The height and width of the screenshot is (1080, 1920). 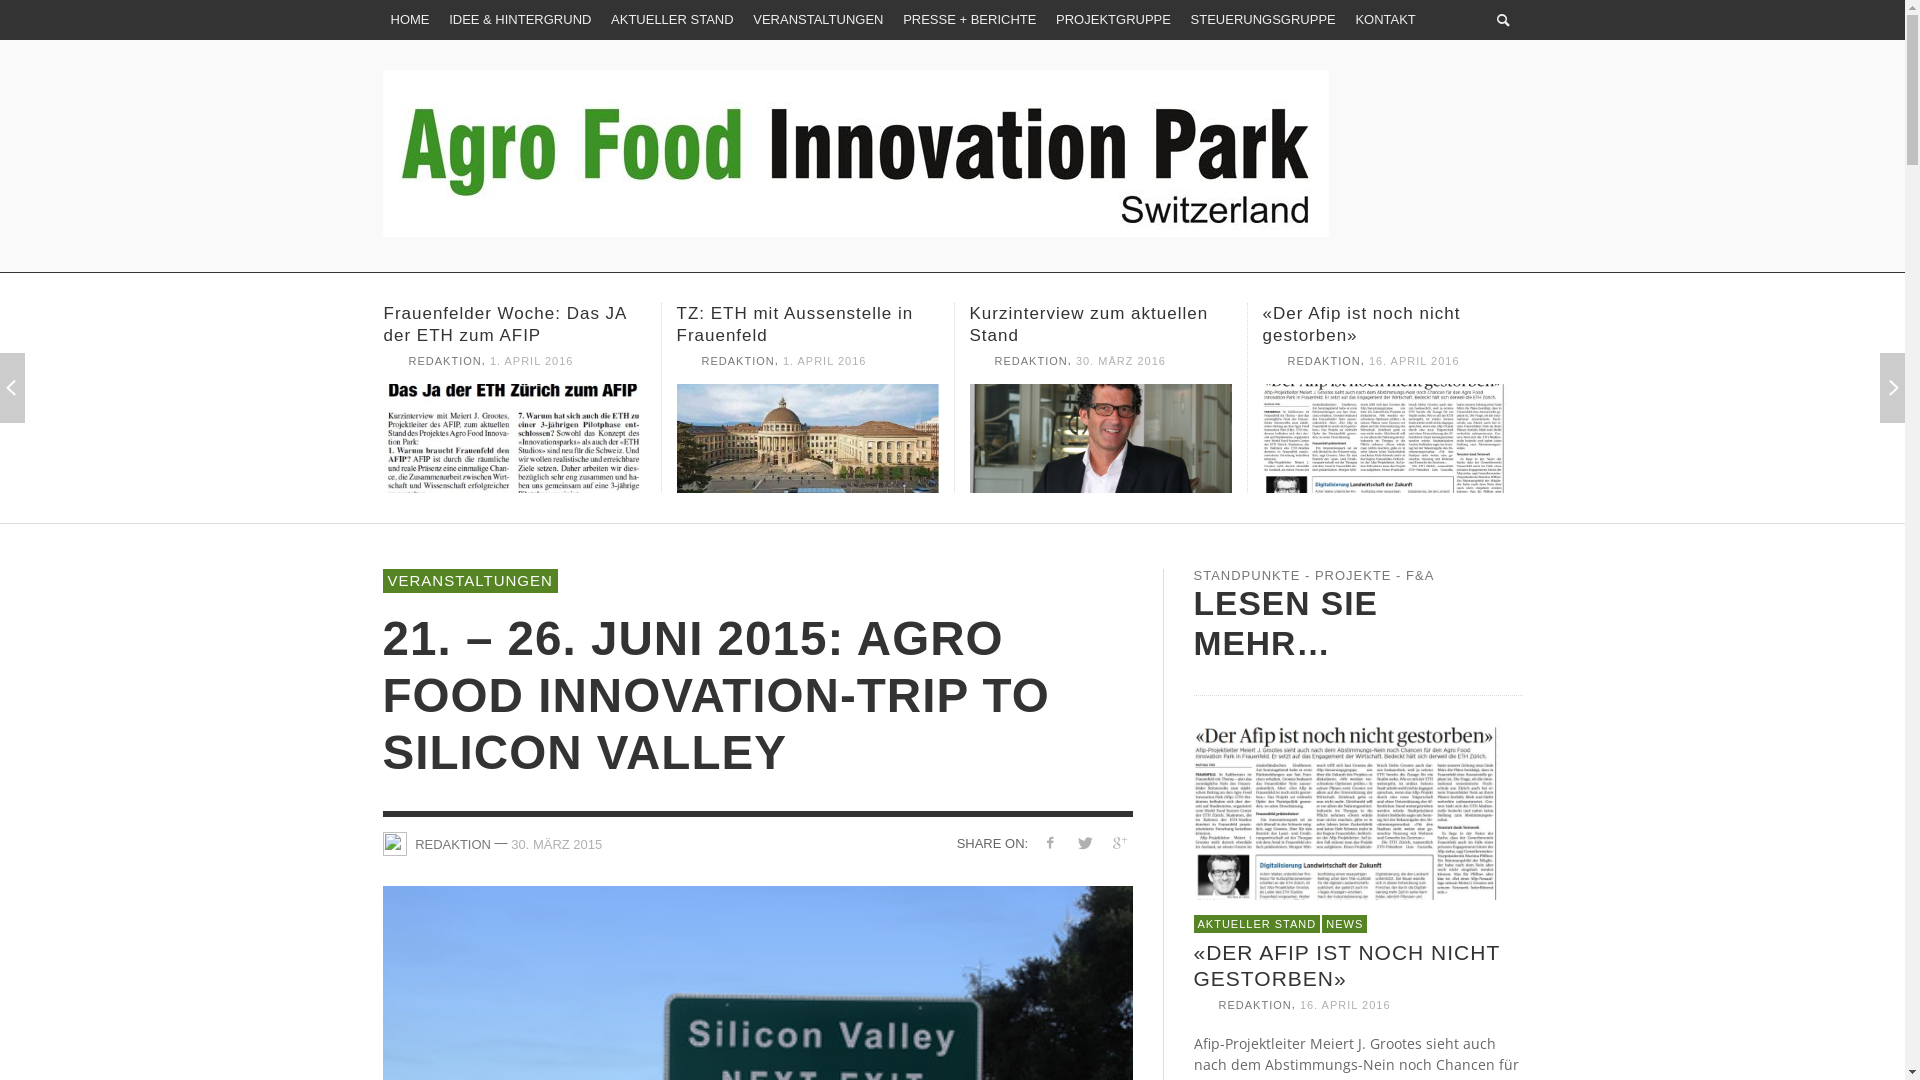 What do you see at coordinates (1182, 19) in the screenshot?
I see `'STEUERUNGSGRUPPE'` at bounding box center [1182, 19].